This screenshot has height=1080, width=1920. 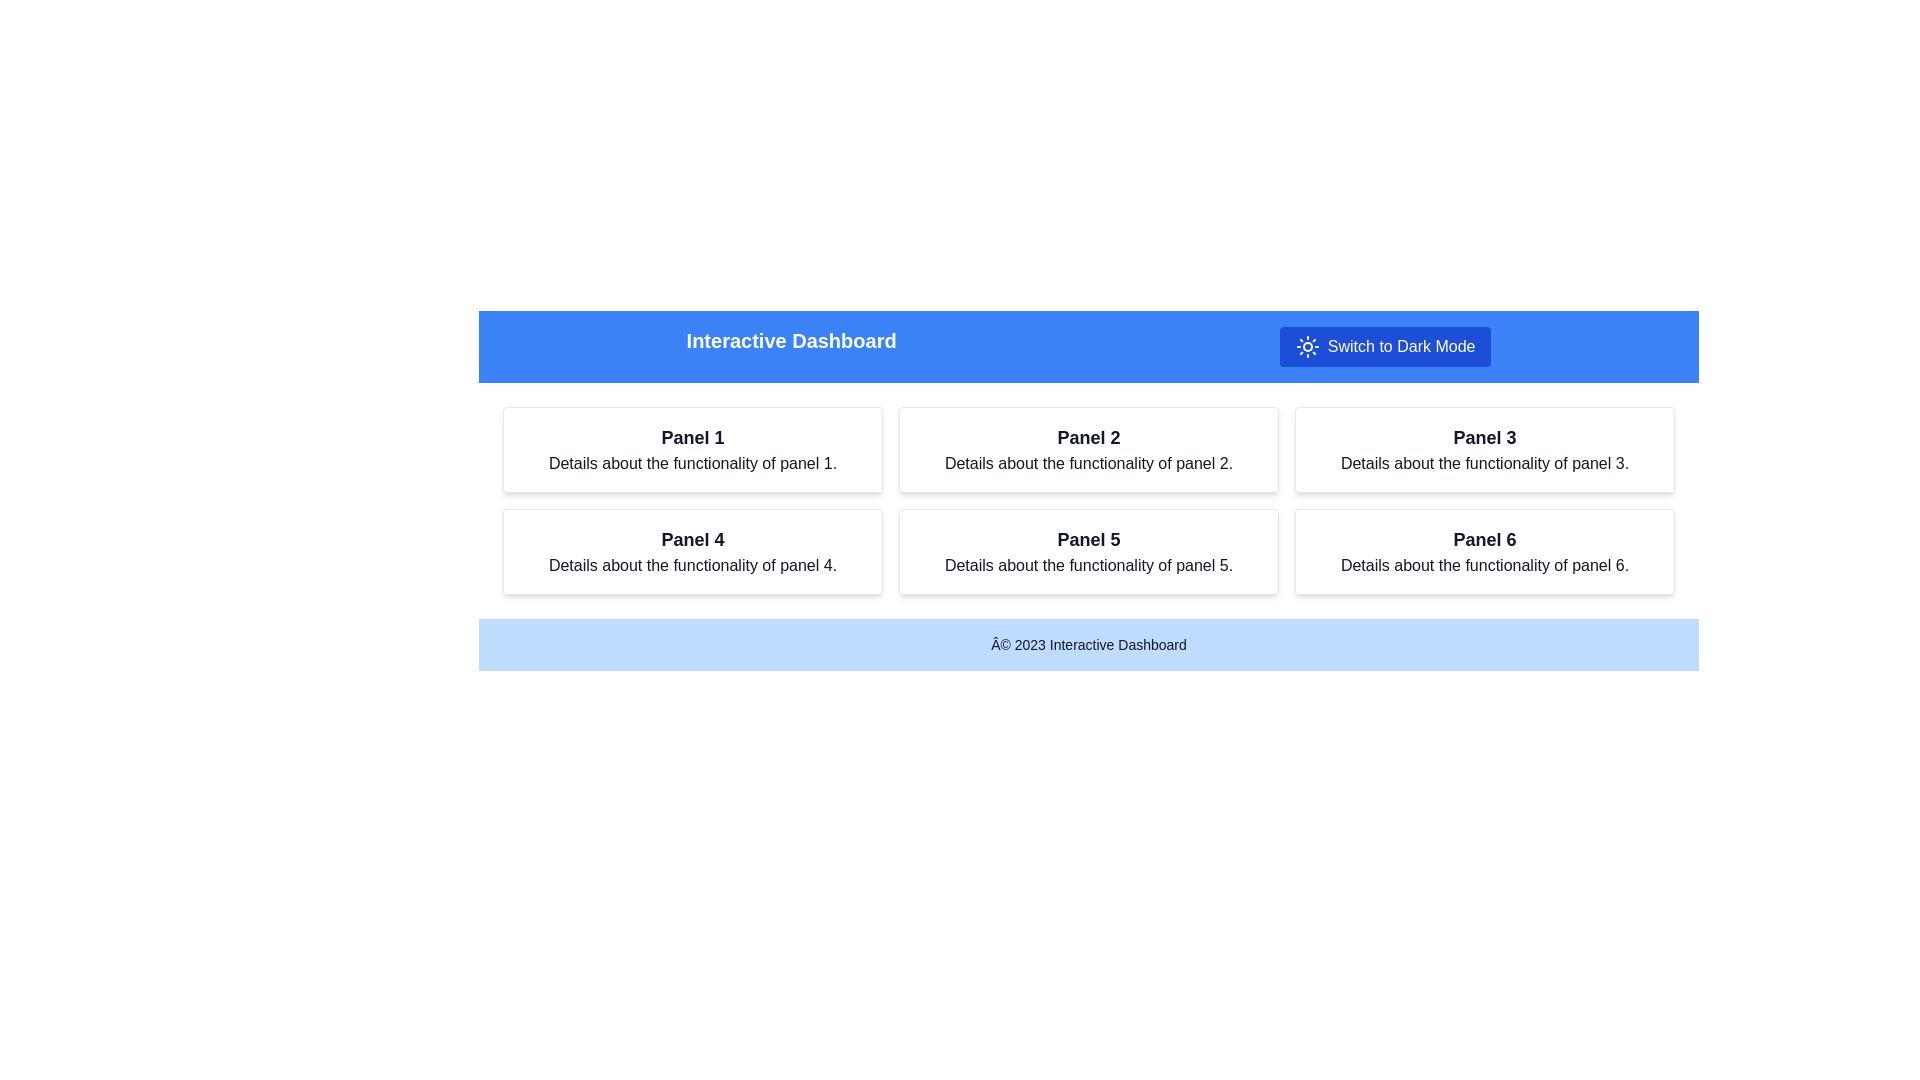 I want to click on the Informational panel titled 'Panel 3', which is a rectangular panel with a white background and rounded corners, located in the first row and third from the left in a grid of six panels, so click(x=1484, y=450).